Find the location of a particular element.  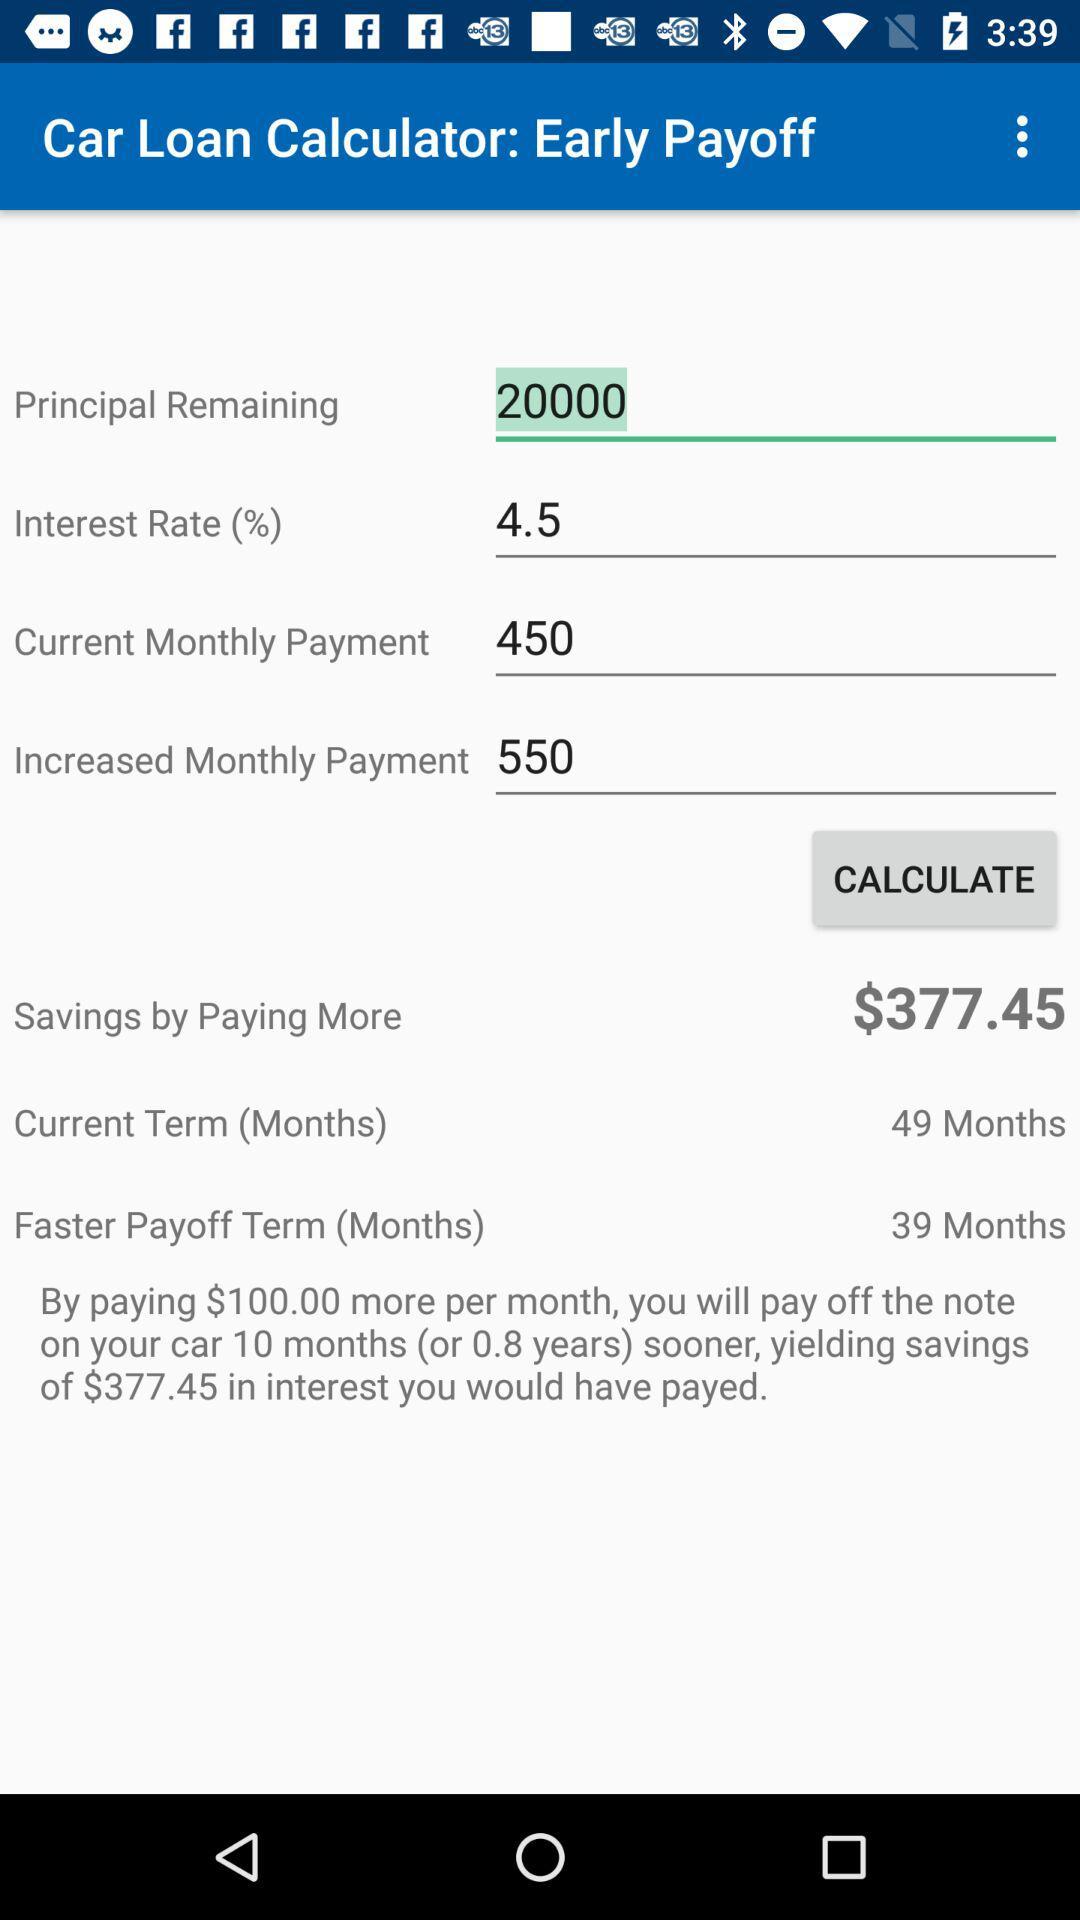

the icon below the 450 is located at coordinates (774, 754).